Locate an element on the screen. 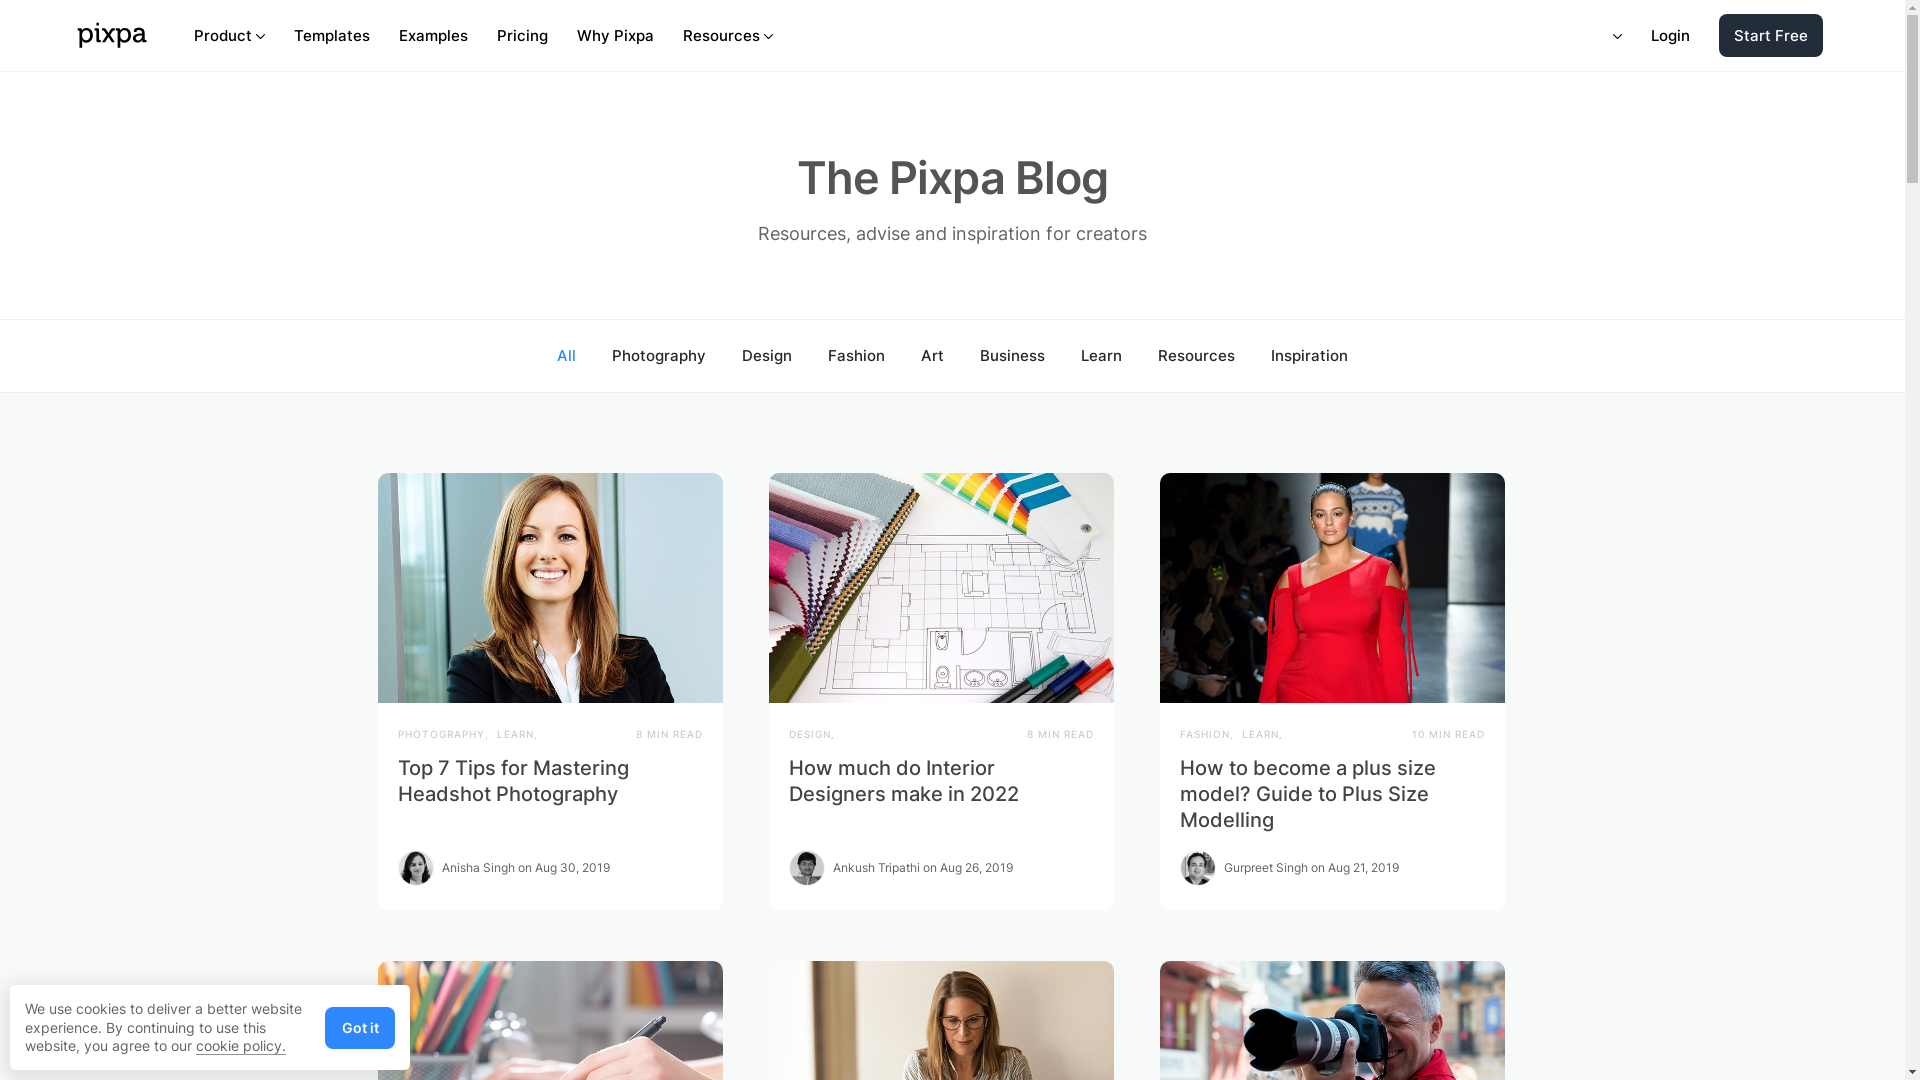 This screenshot has height=1080, width=1920. 'Why Pixpa' is located at coordinates (614, 35).